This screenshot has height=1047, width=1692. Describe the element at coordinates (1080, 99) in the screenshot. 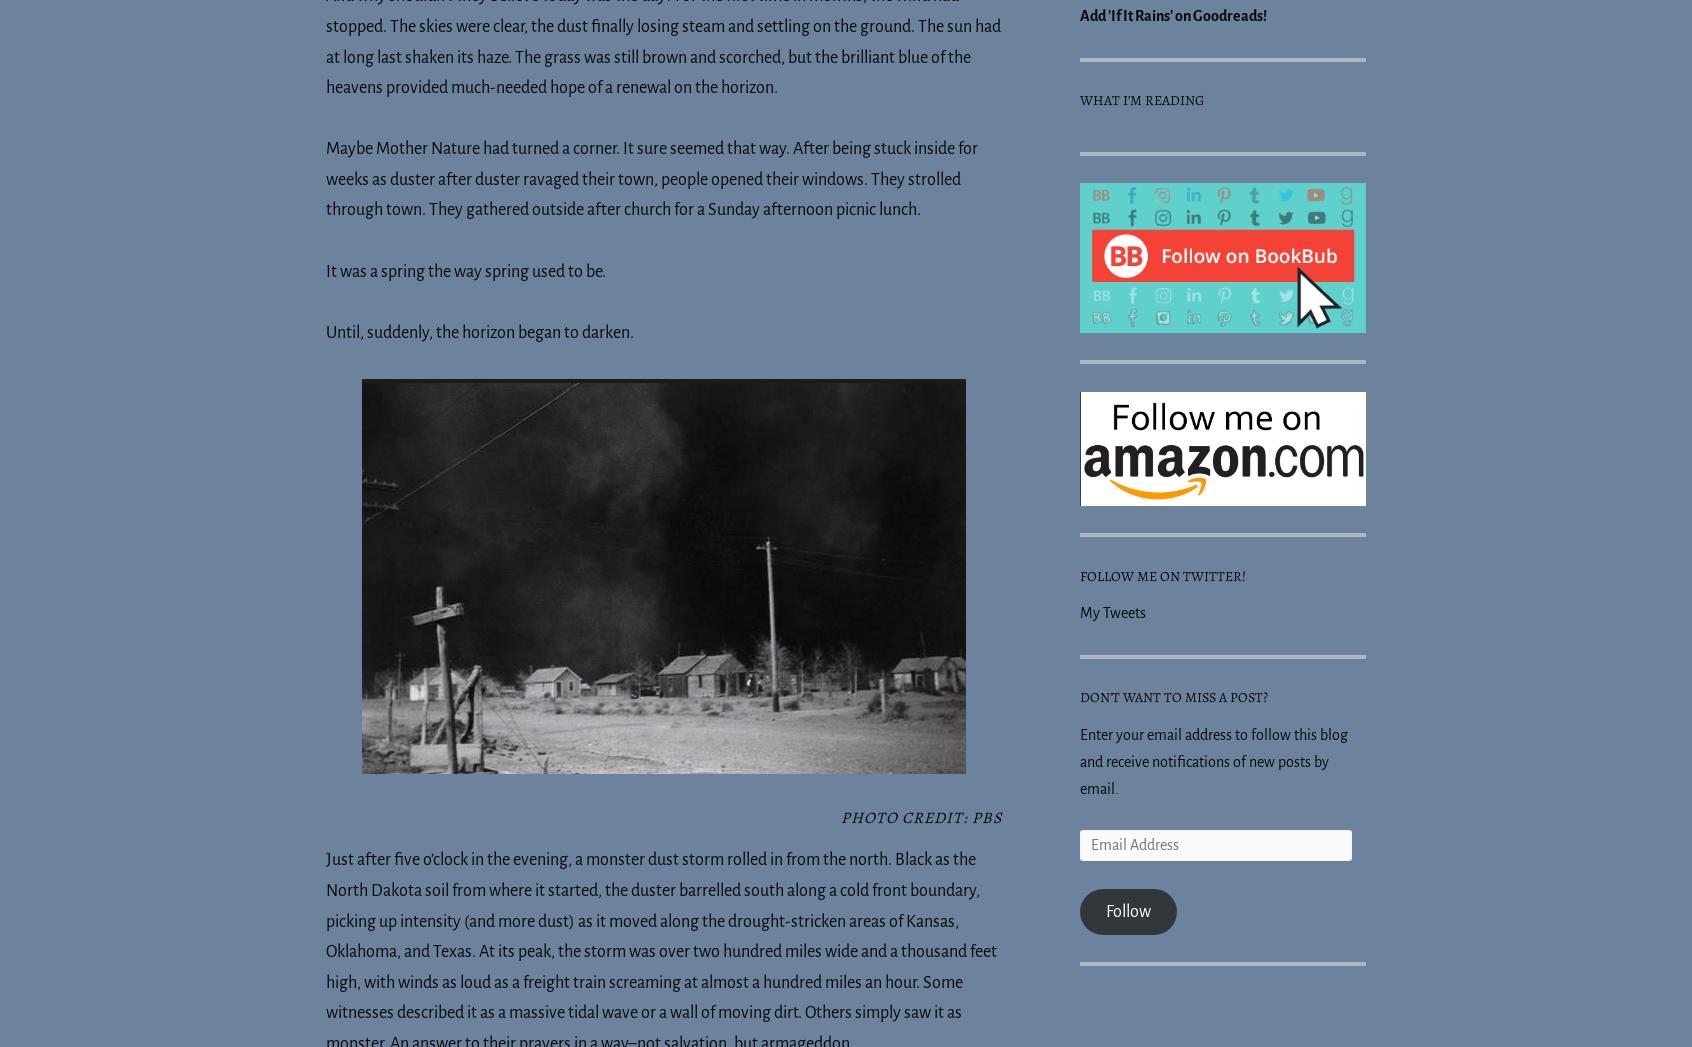

I see `'What I’m Reading'` at that location.